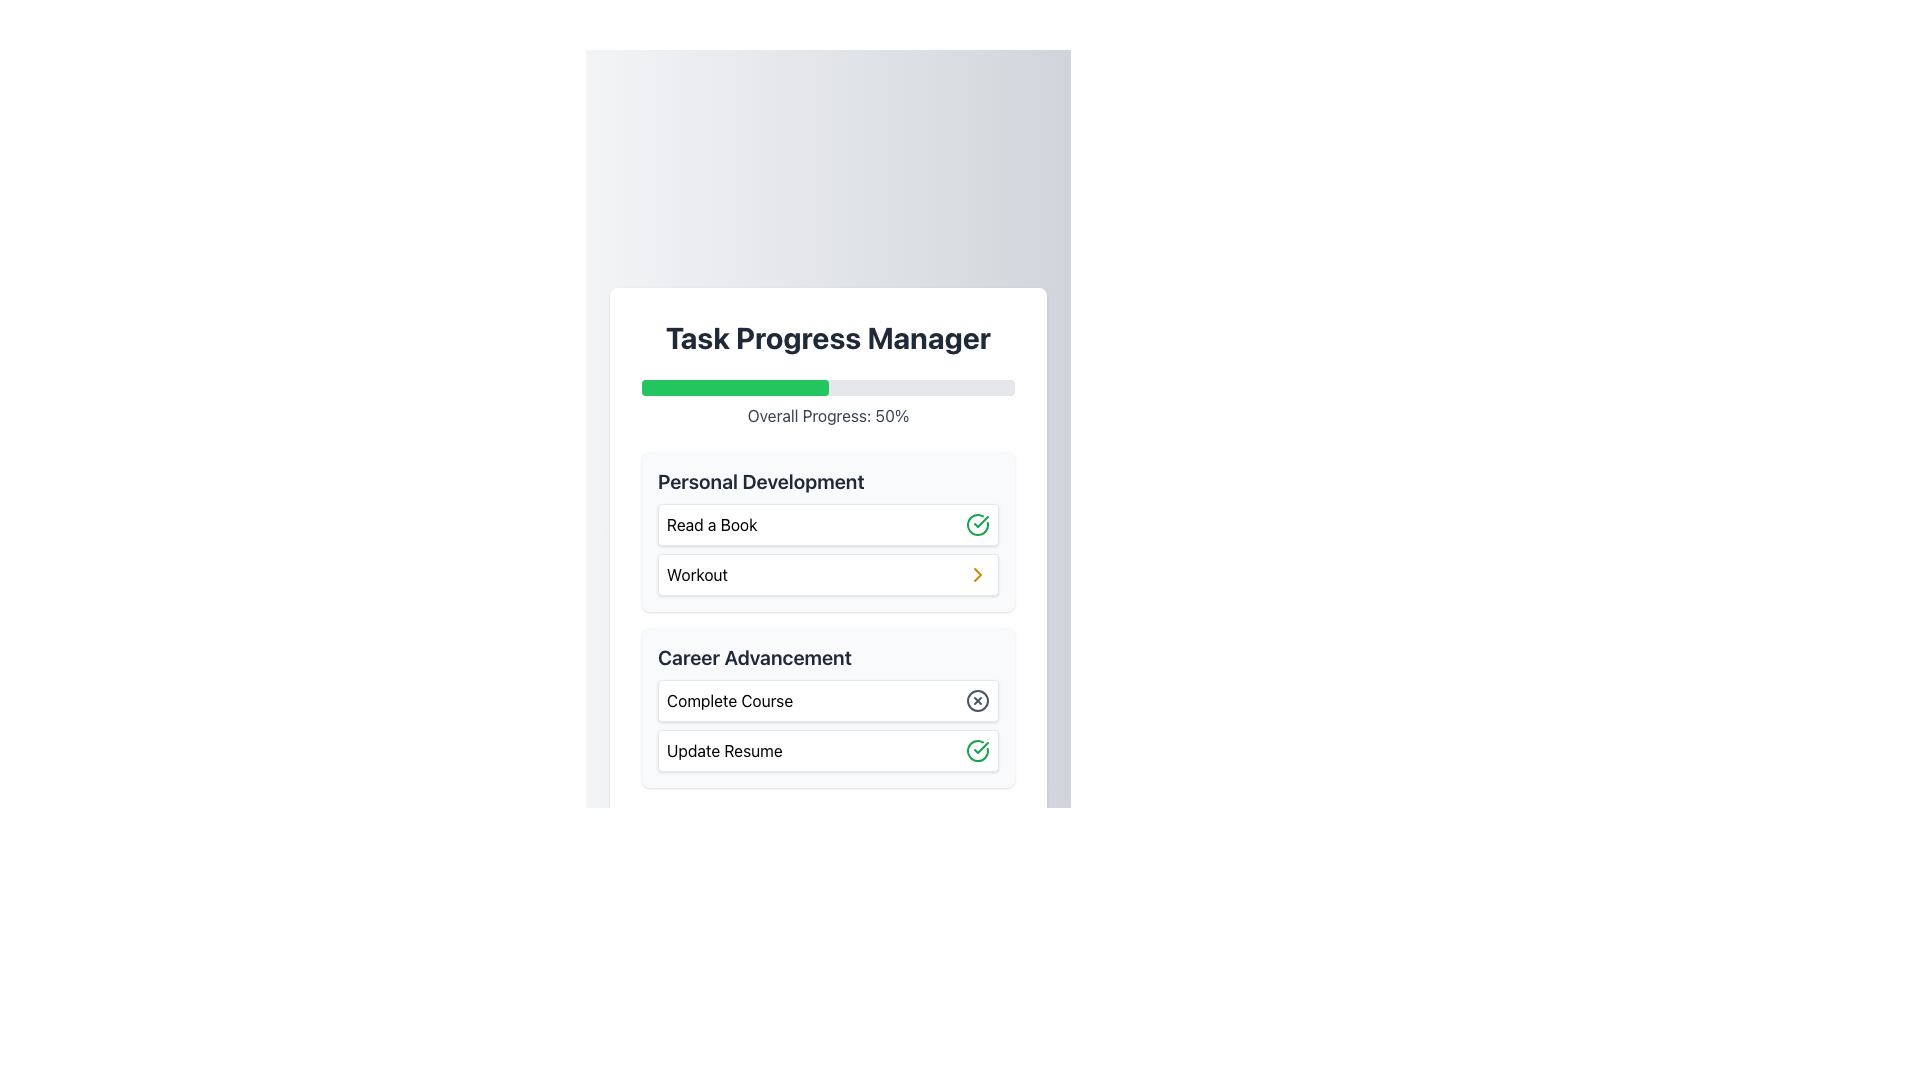  I want to click on the text label indicating 'Personal Development', which serves as a section header for related tasks, so click(828, 482).